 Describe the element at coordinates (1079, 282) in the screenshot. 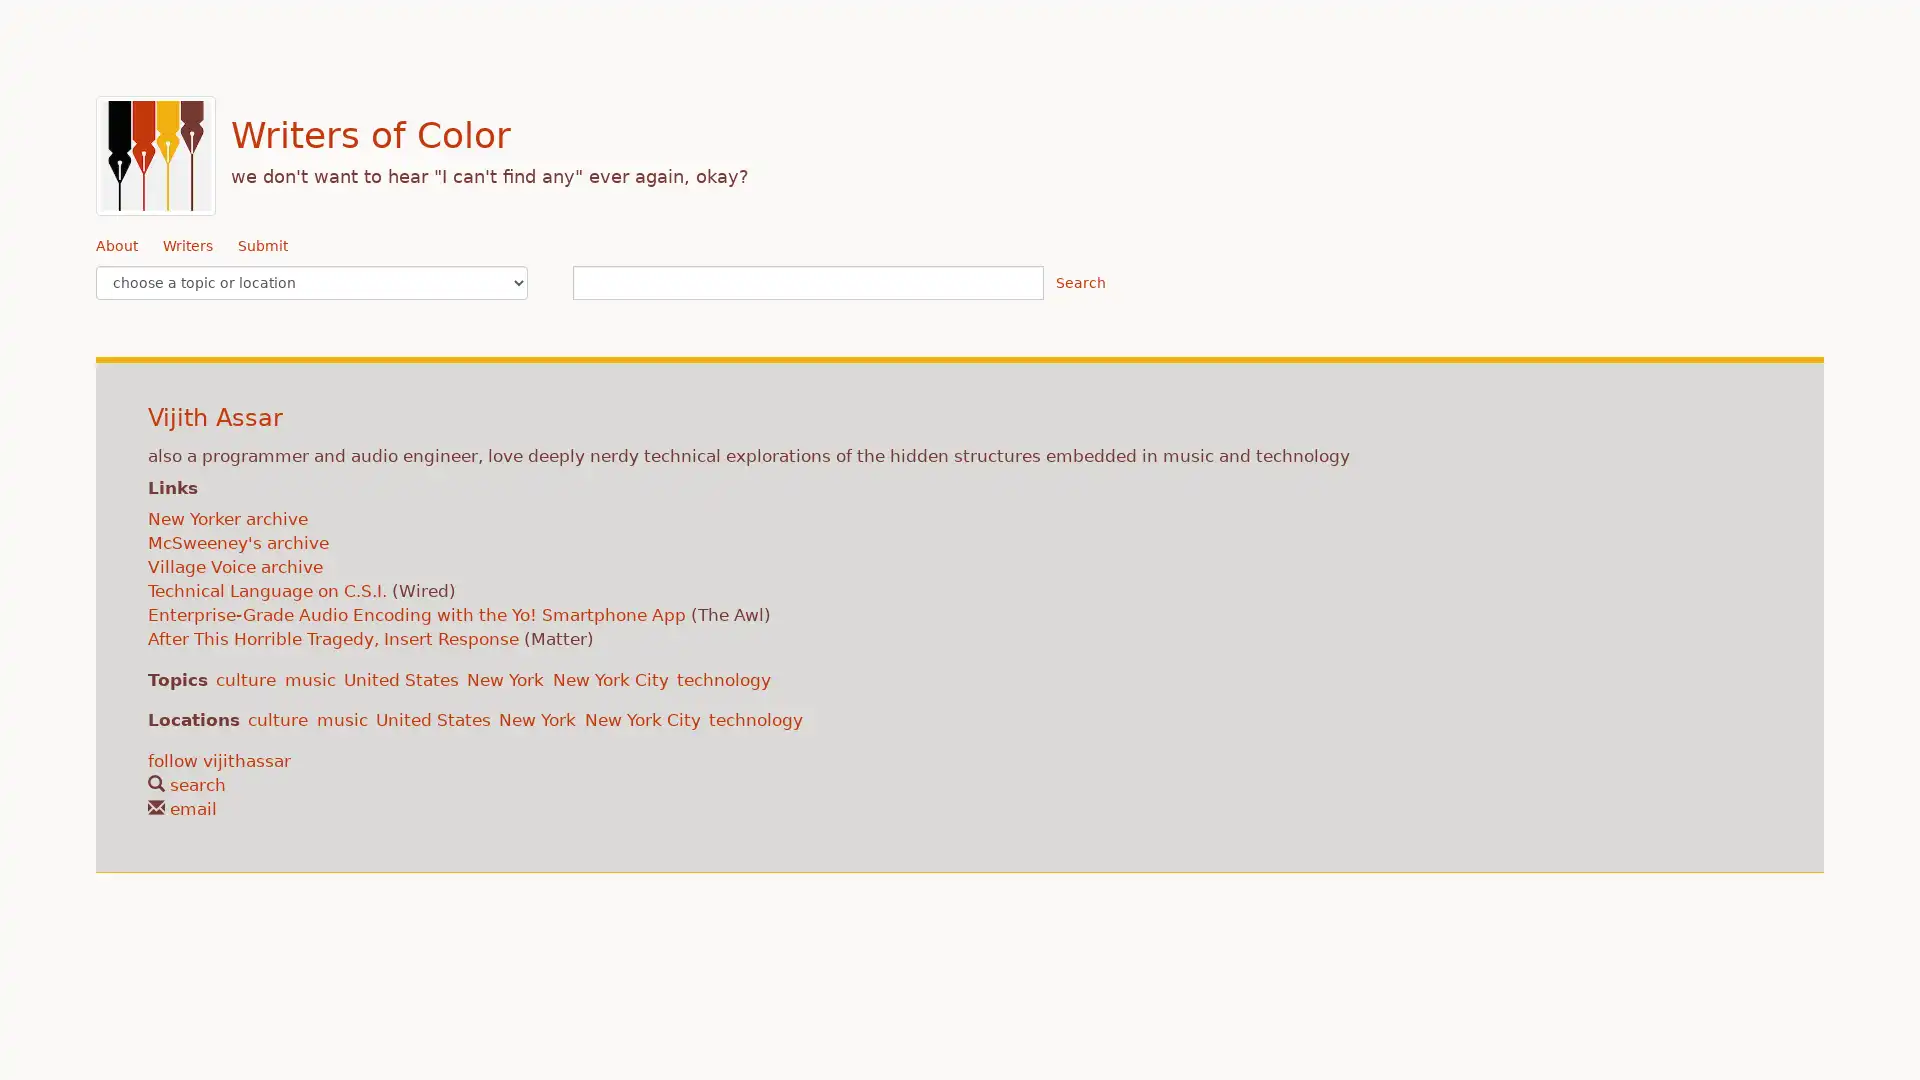

I see `Search` at that location.